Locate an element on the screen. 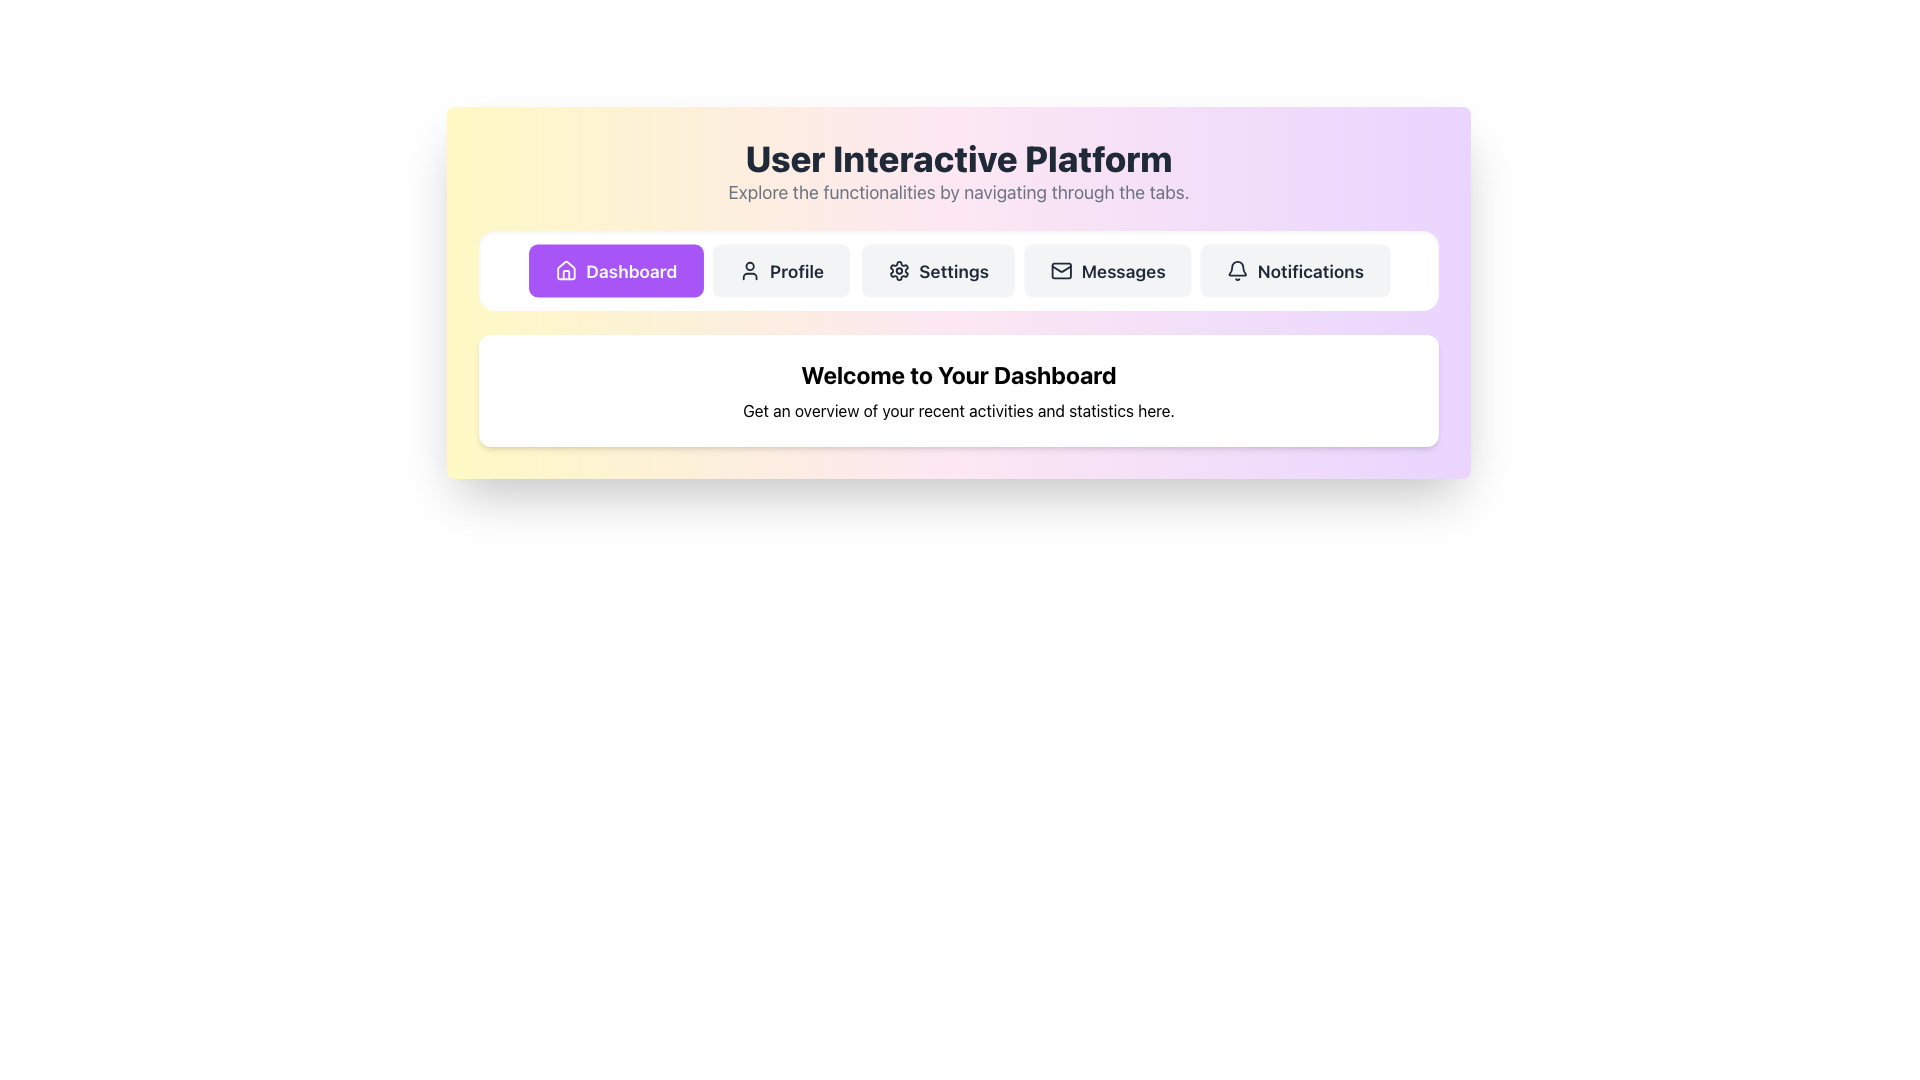 The width and height of the screenshot is (1920, 1080). the user profile icon located to the left of the 'Profile' text in the button is located at coordinates (749, 270).